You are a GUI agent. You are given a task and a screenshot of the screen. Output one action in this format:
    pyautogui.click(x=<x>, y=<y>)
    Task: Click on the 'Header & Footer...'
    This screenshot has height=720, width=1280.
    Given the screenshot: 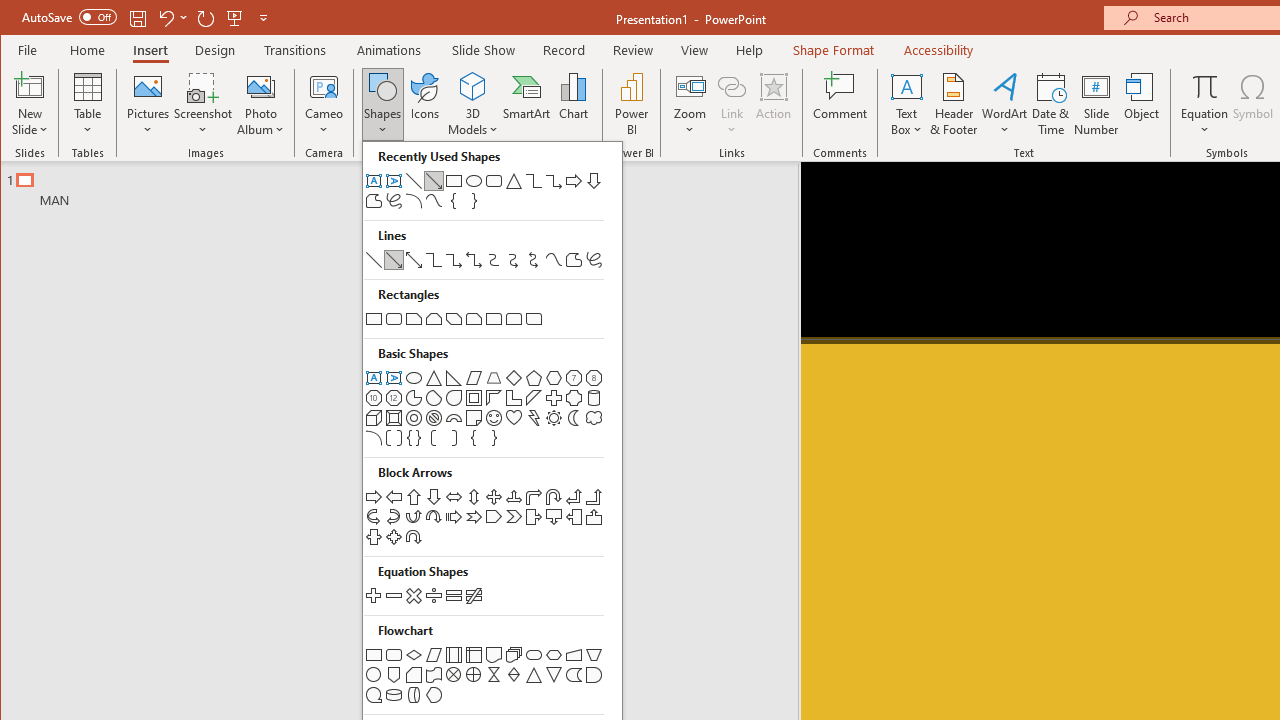 What is the action you would take?
    pyautogui.click(x=953, y=104)
    